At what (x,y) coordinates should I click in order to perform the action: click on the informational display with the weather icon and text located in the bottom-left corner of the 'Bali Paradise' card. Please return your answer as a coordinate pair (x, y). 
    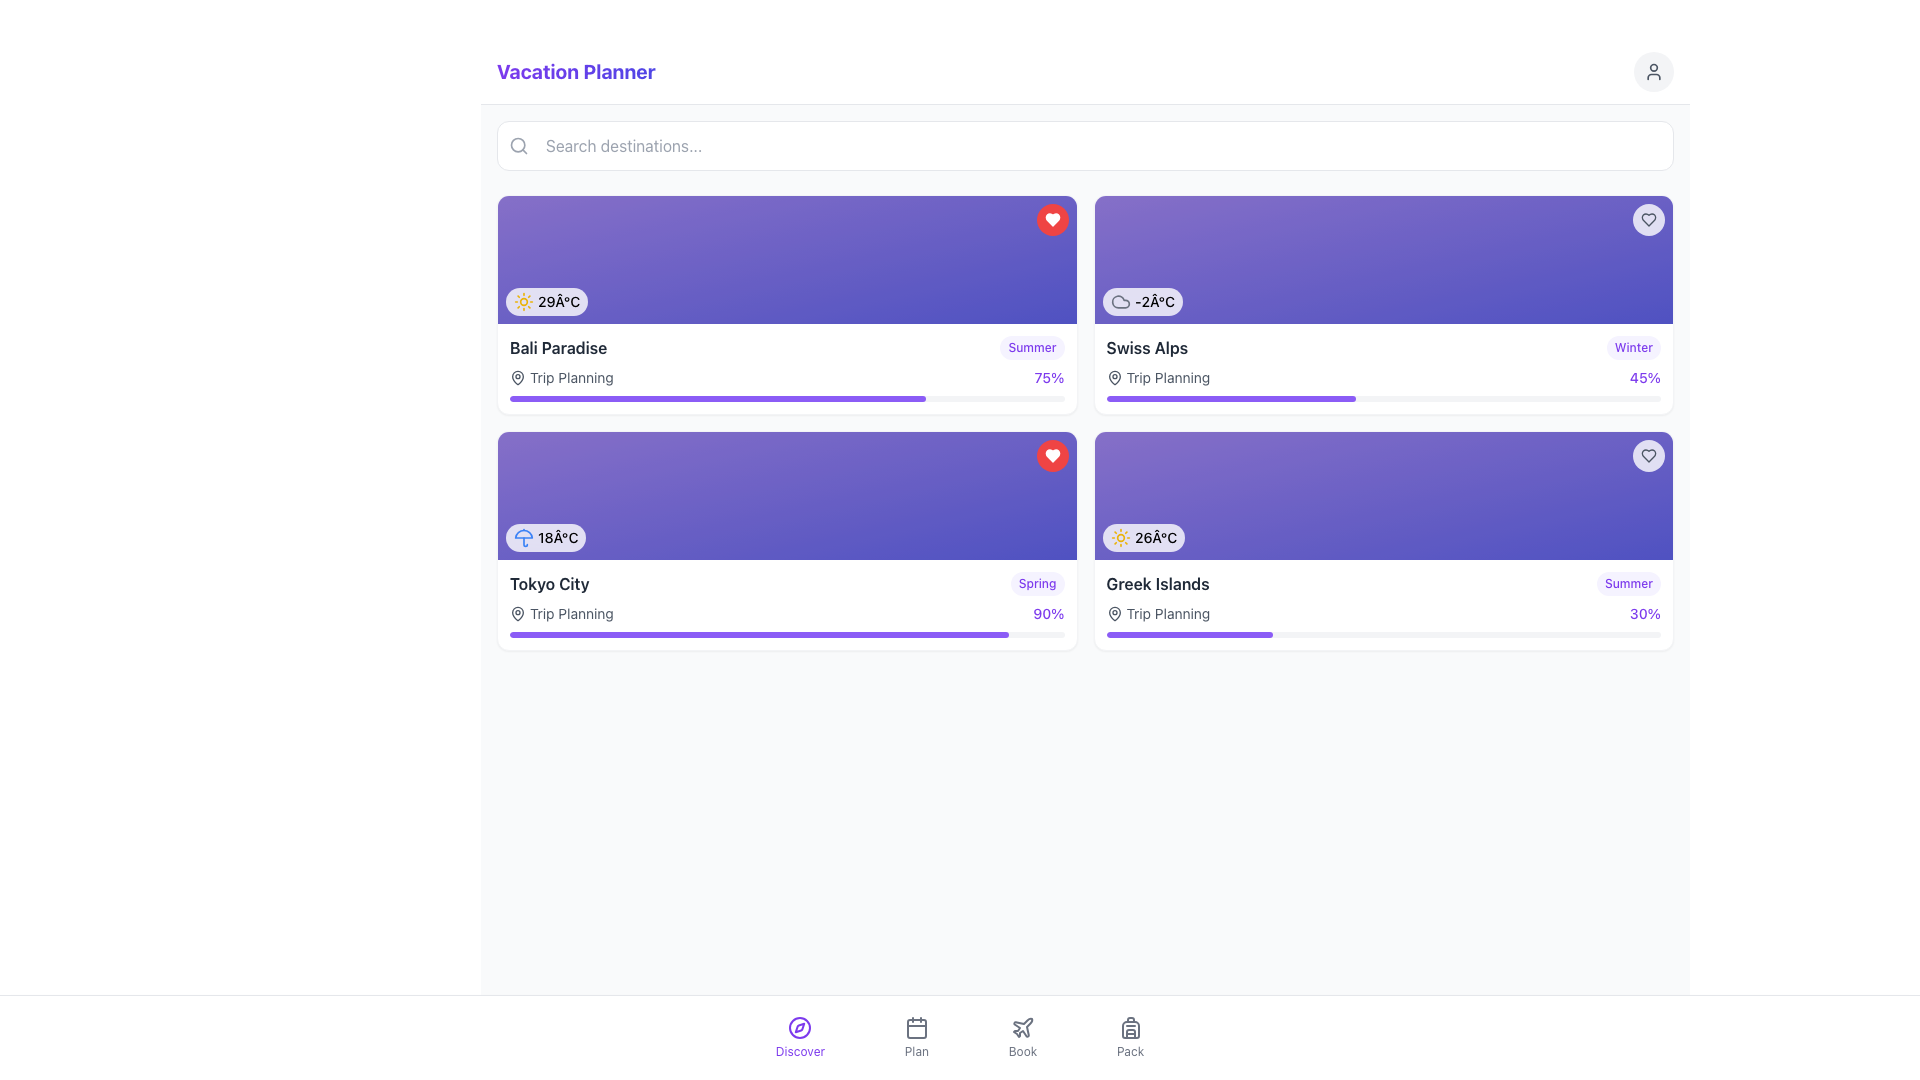
    Looking at the image, I should click on (547, 301).